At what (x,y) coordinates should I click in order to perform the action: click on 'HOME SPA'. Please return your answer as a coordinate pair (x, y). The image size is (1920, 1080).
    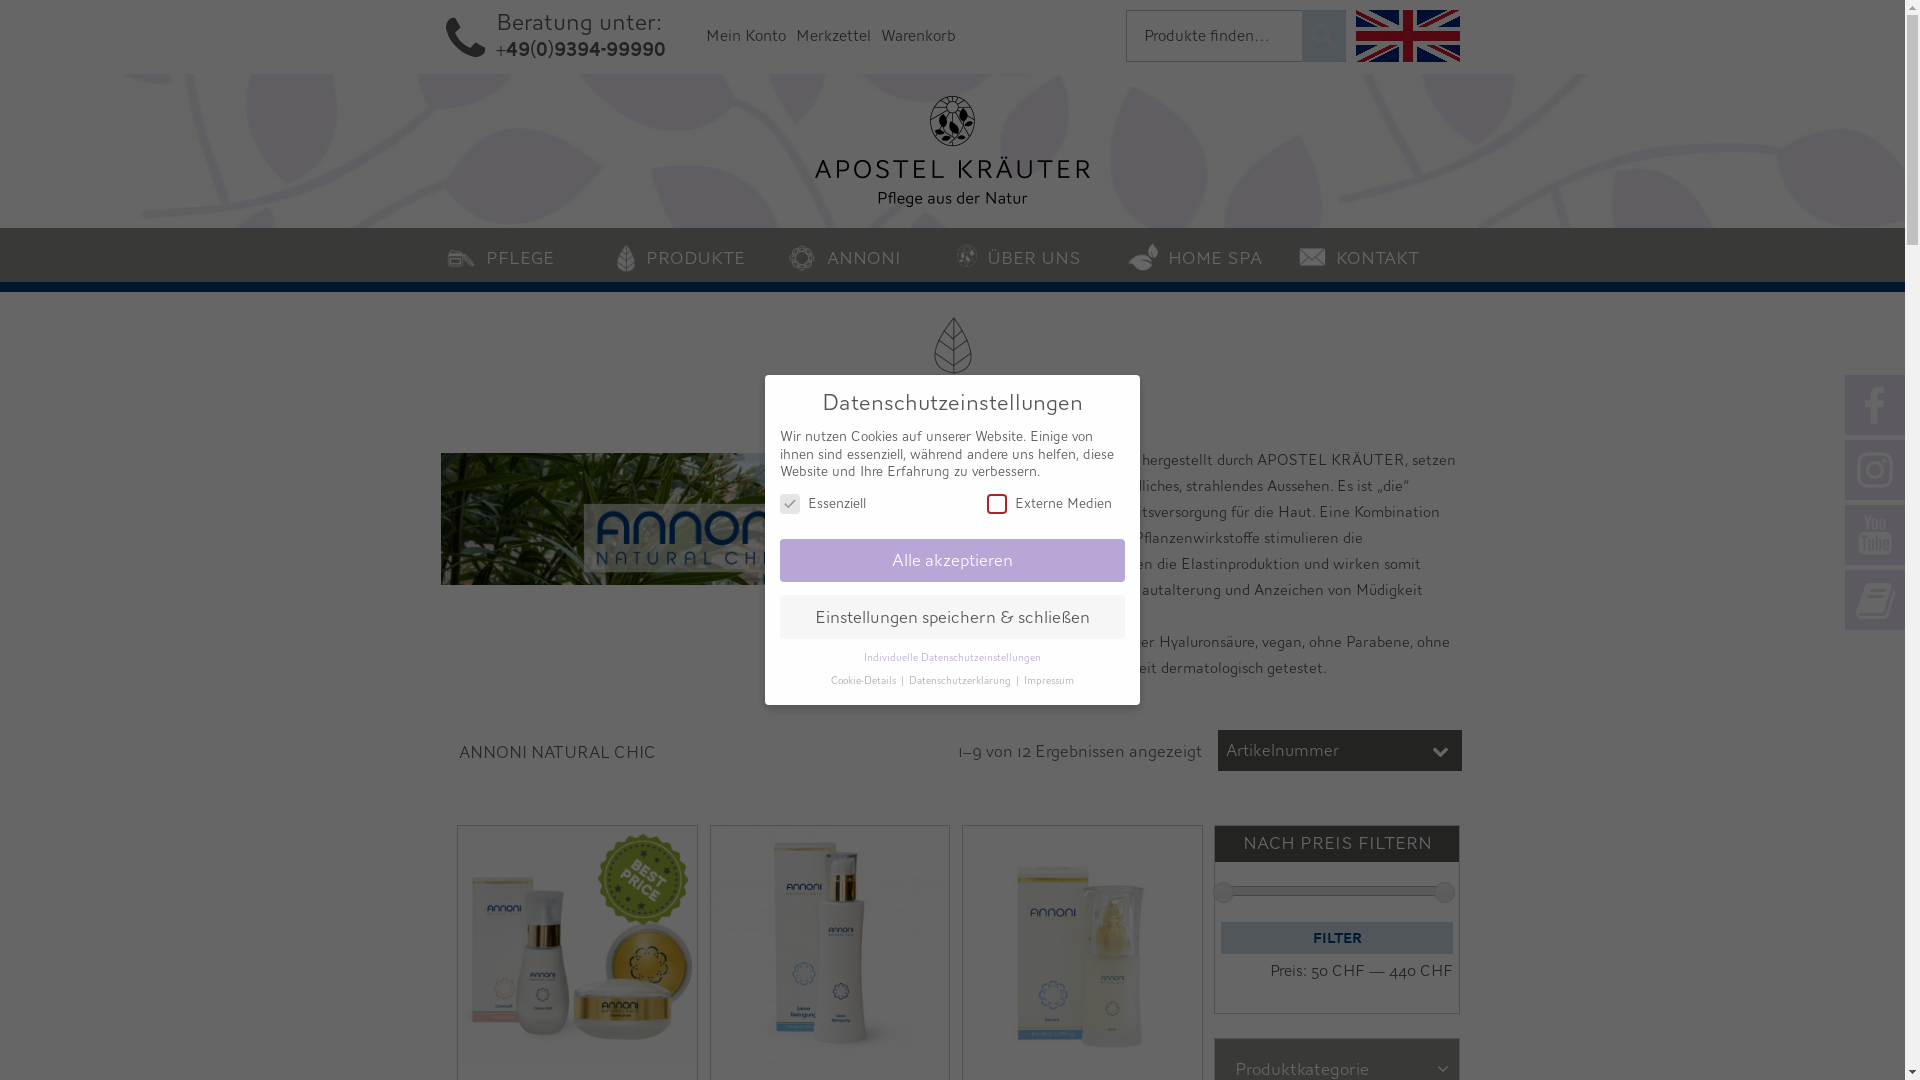
    Looking at the image, I should click on (1207, 253).